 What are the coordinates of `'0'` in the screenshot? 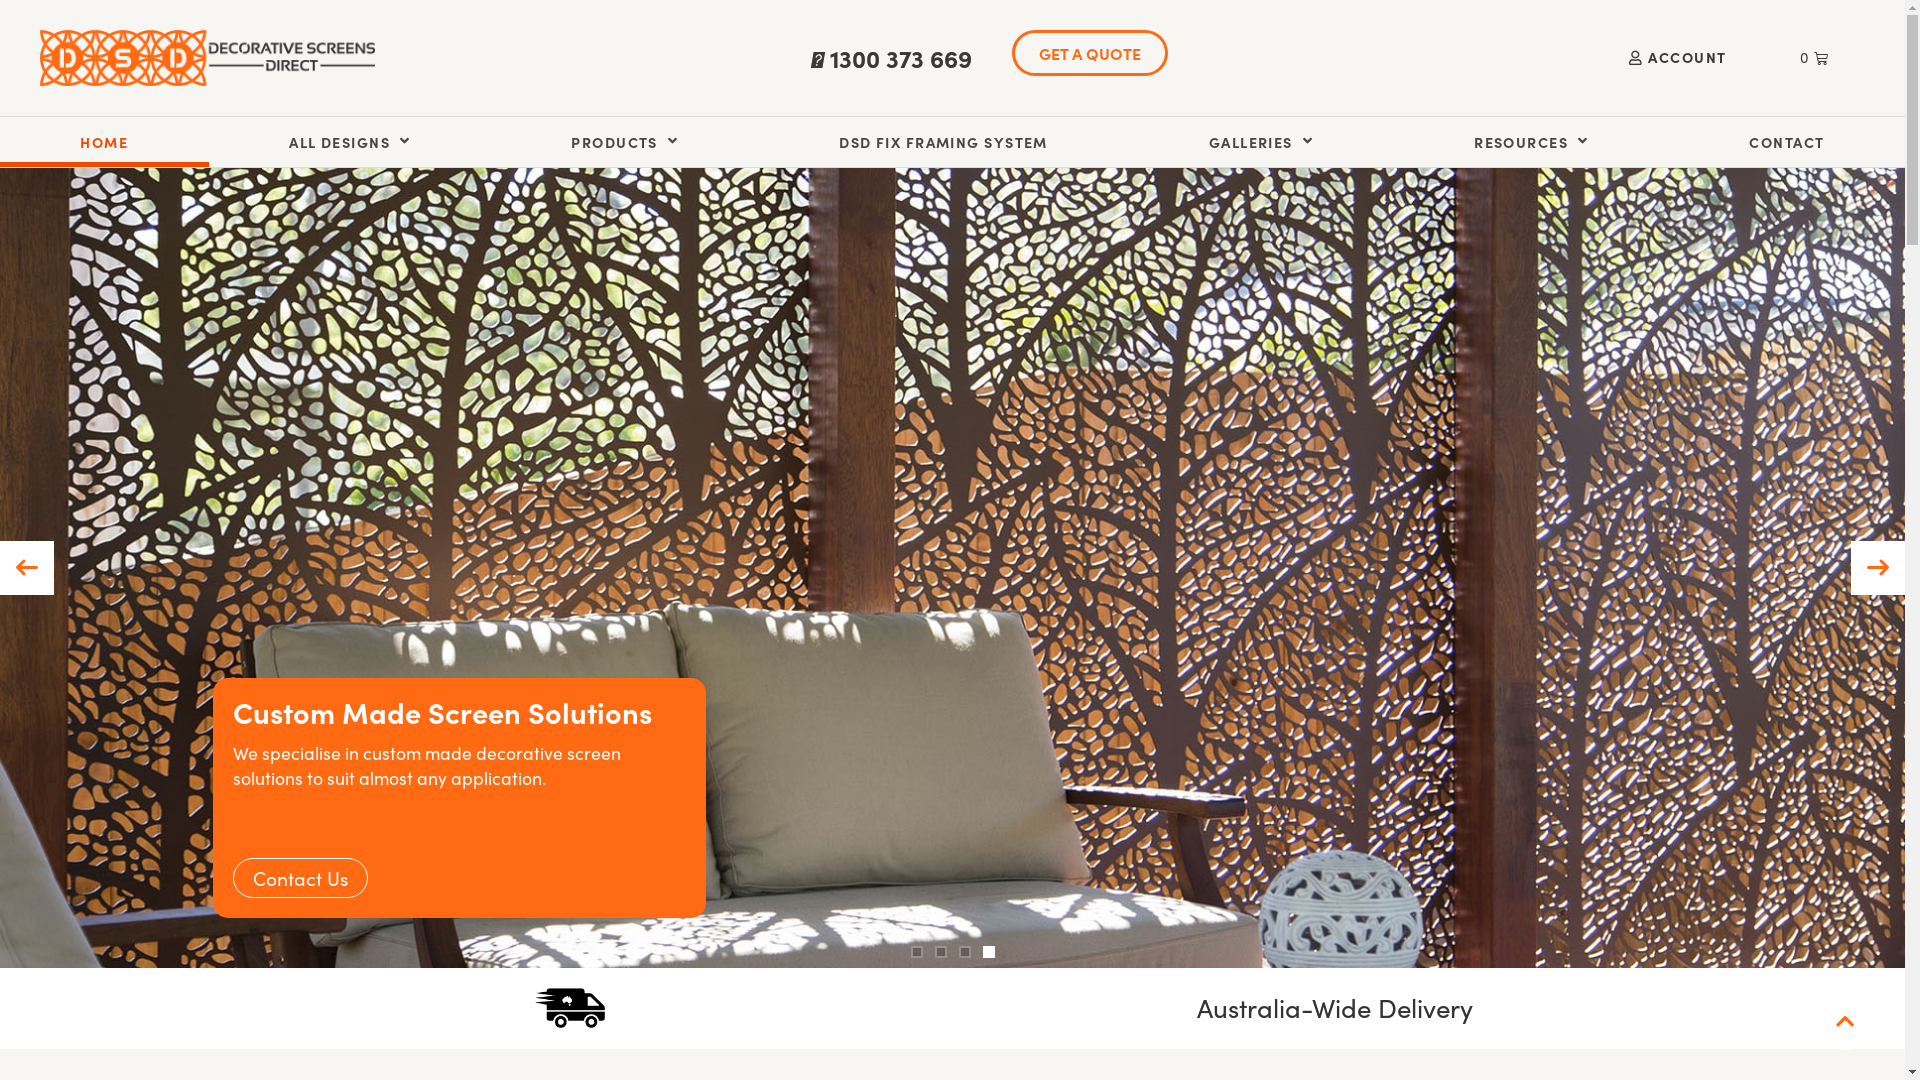 It's located at (1776, 56).